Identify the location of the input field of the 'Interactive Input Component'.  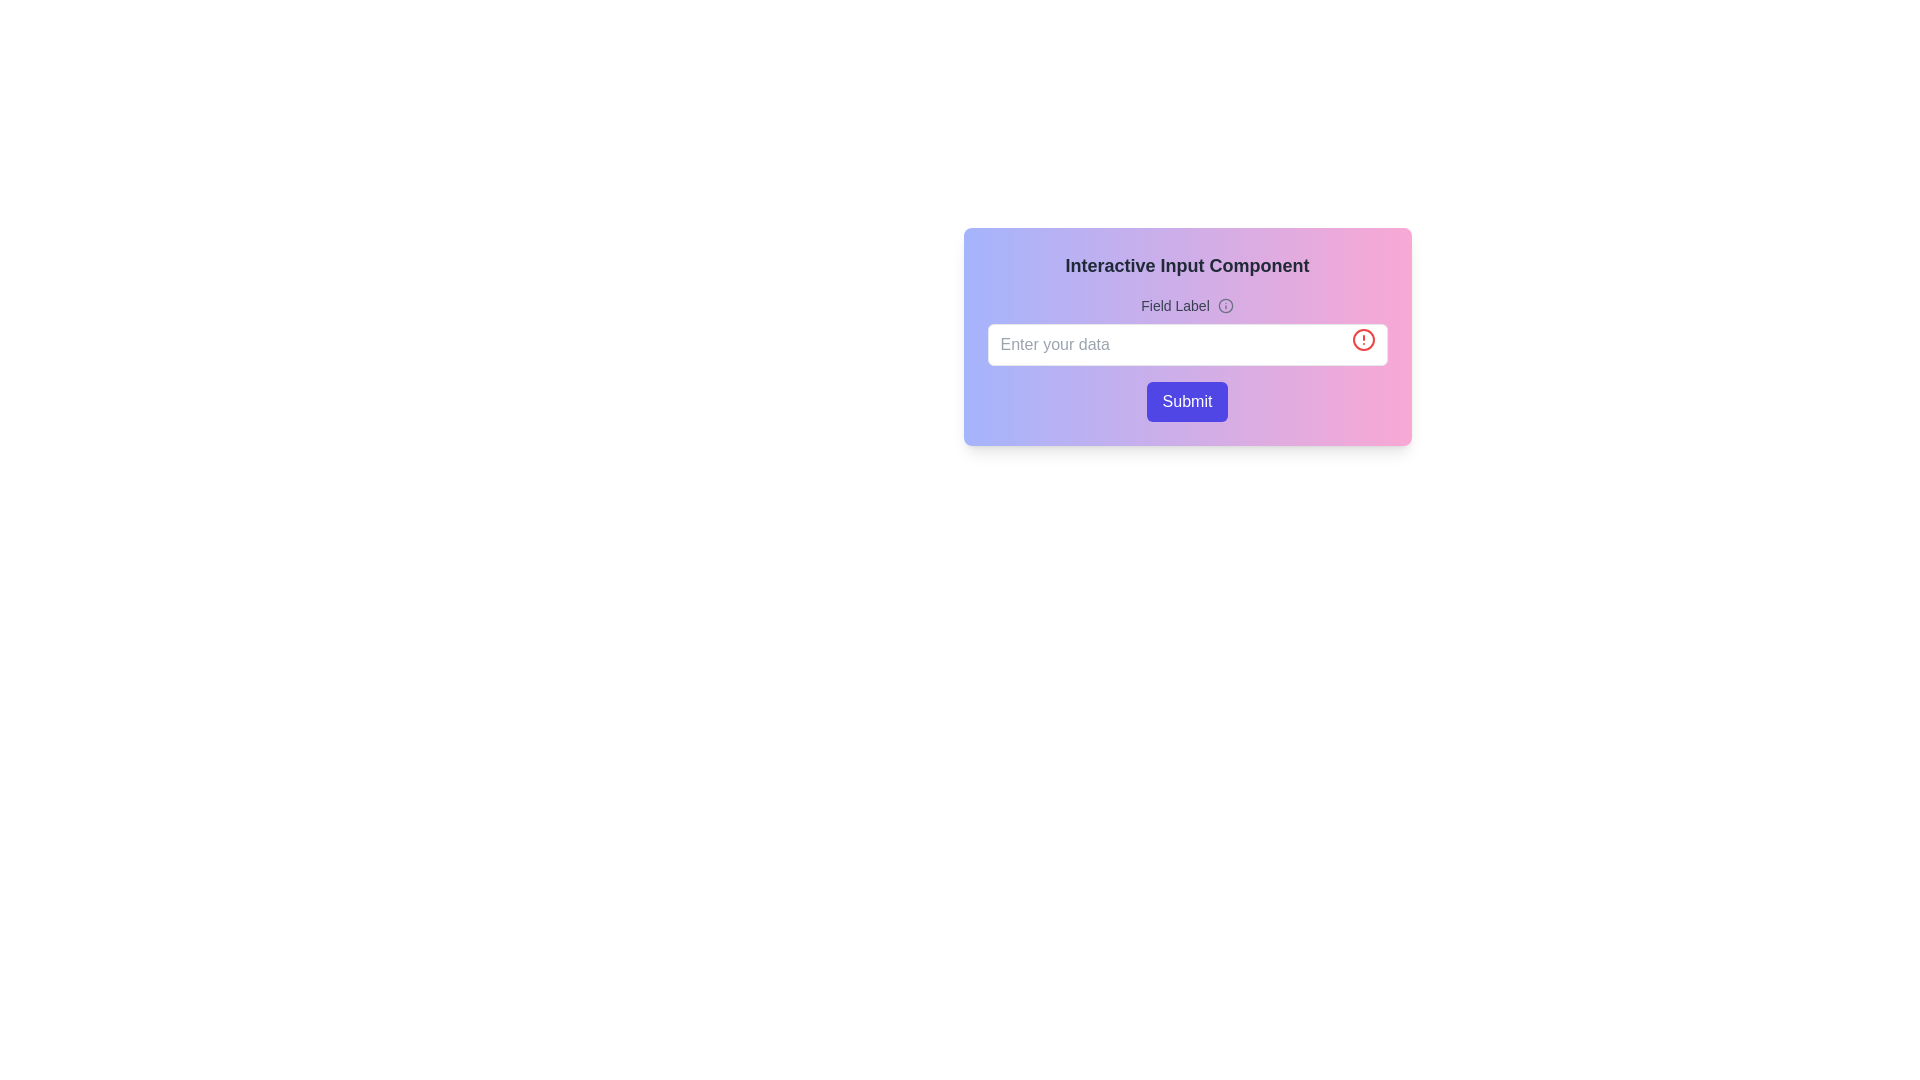
(1187, 335).